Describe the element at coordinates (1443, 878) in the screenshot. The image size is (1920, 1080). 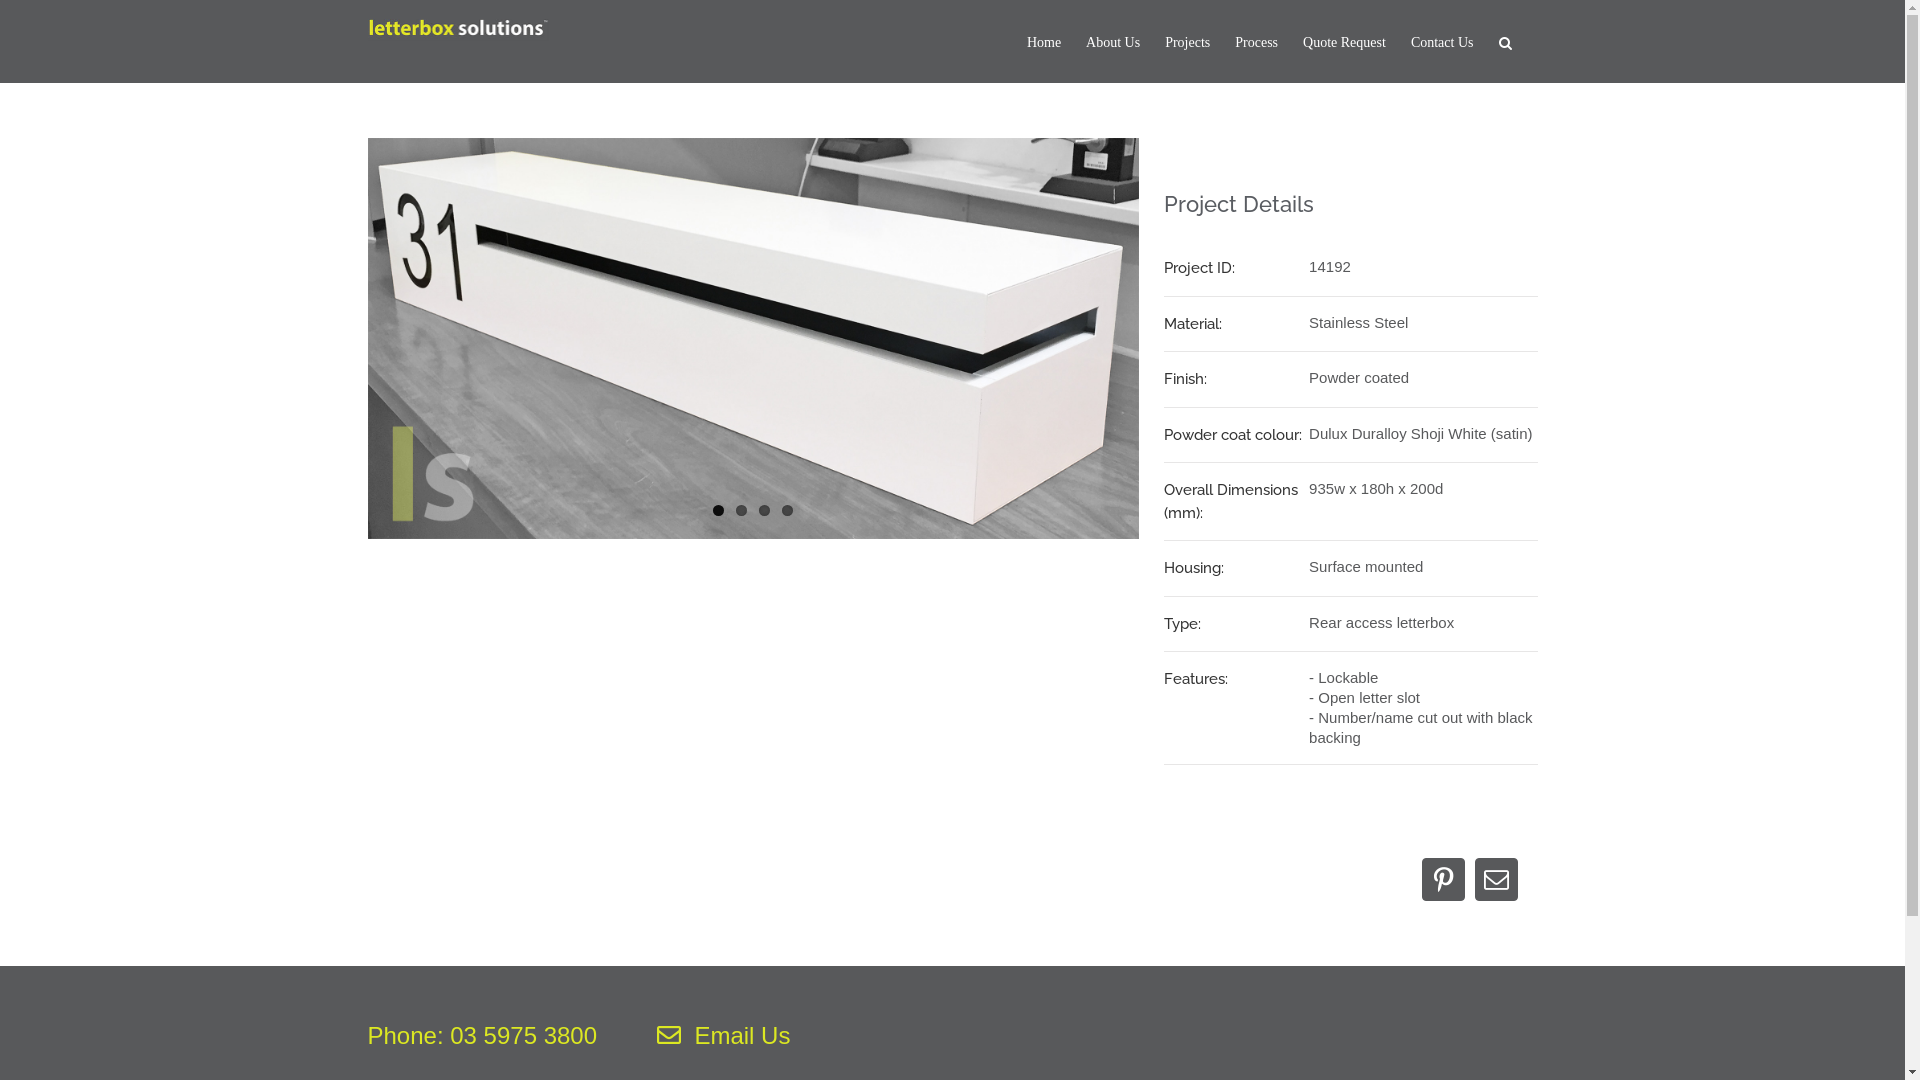
I see `'Pinterest'` at that location.